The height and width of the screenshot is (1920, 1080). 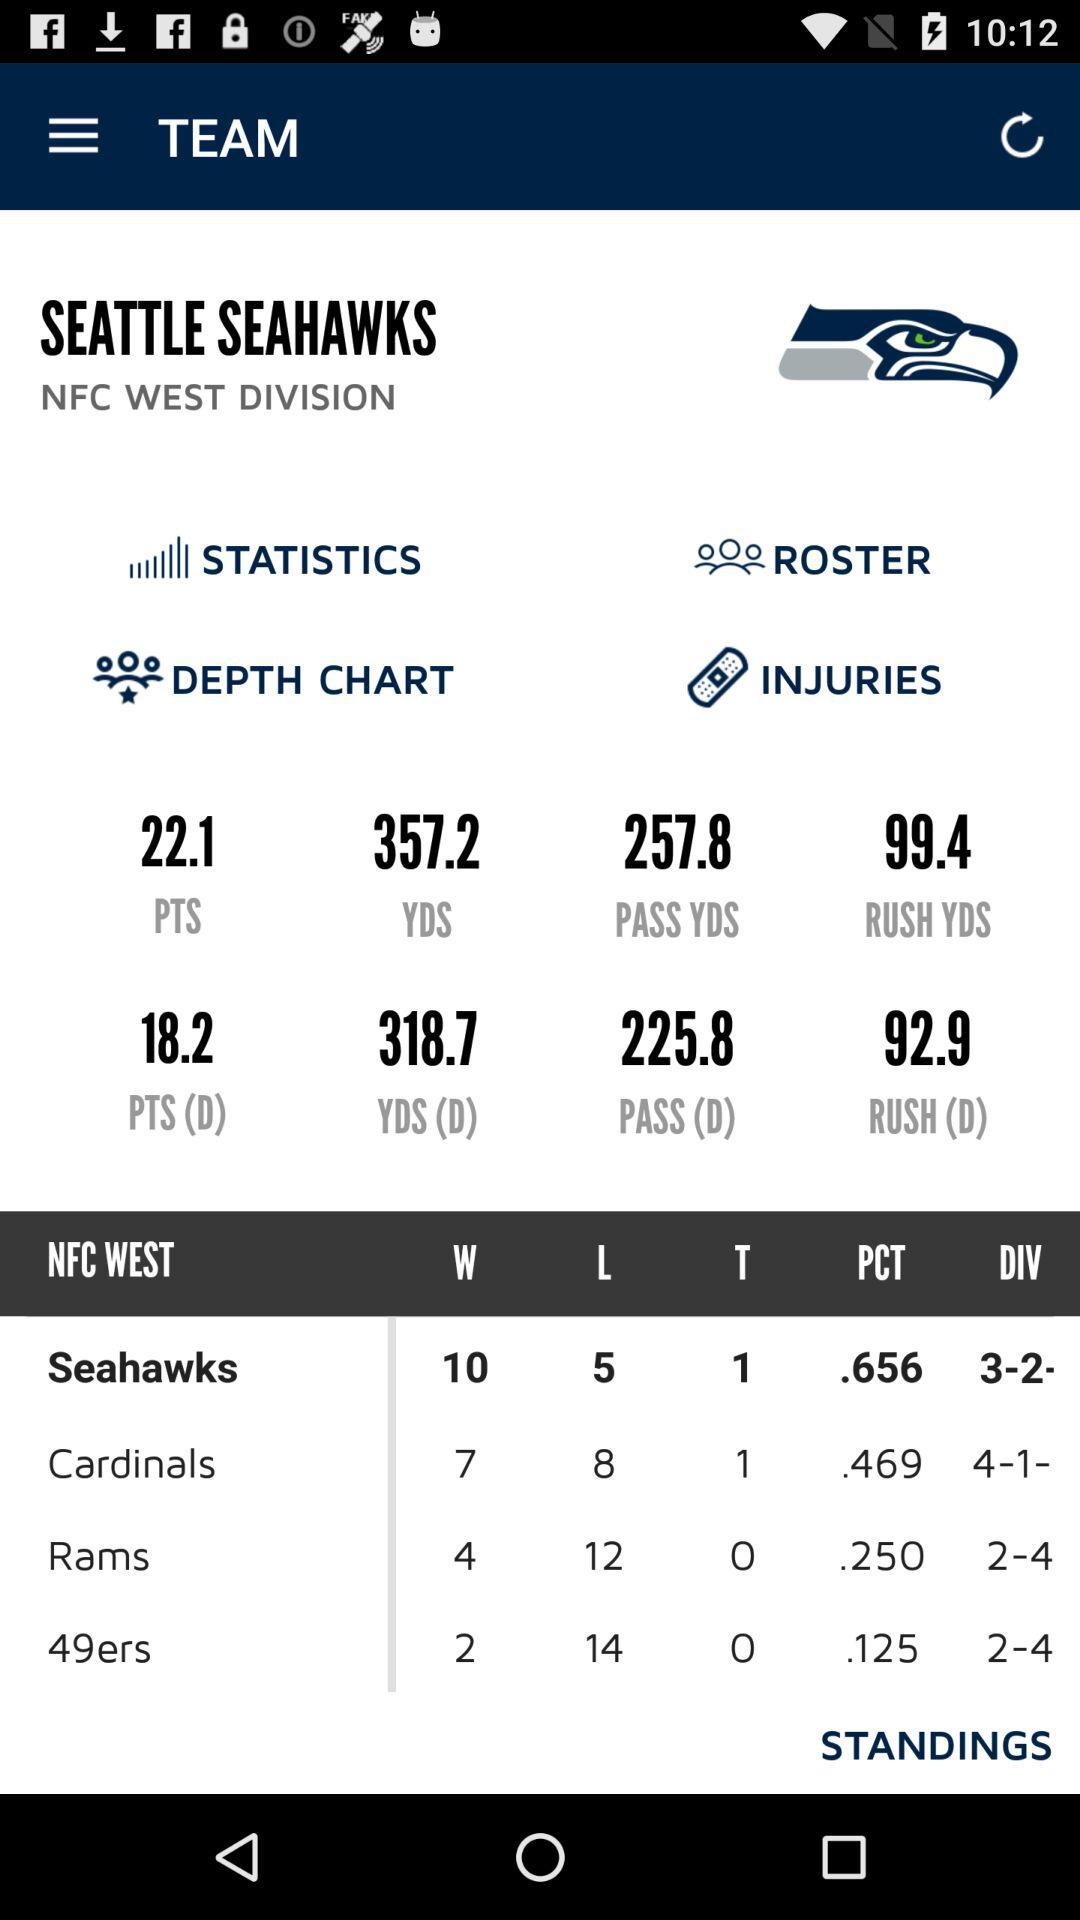 What do you see at coordinates (603, 1262) in the screenshot?
I see `icon to the left of the t icon` at bounding box center [603, 1262].